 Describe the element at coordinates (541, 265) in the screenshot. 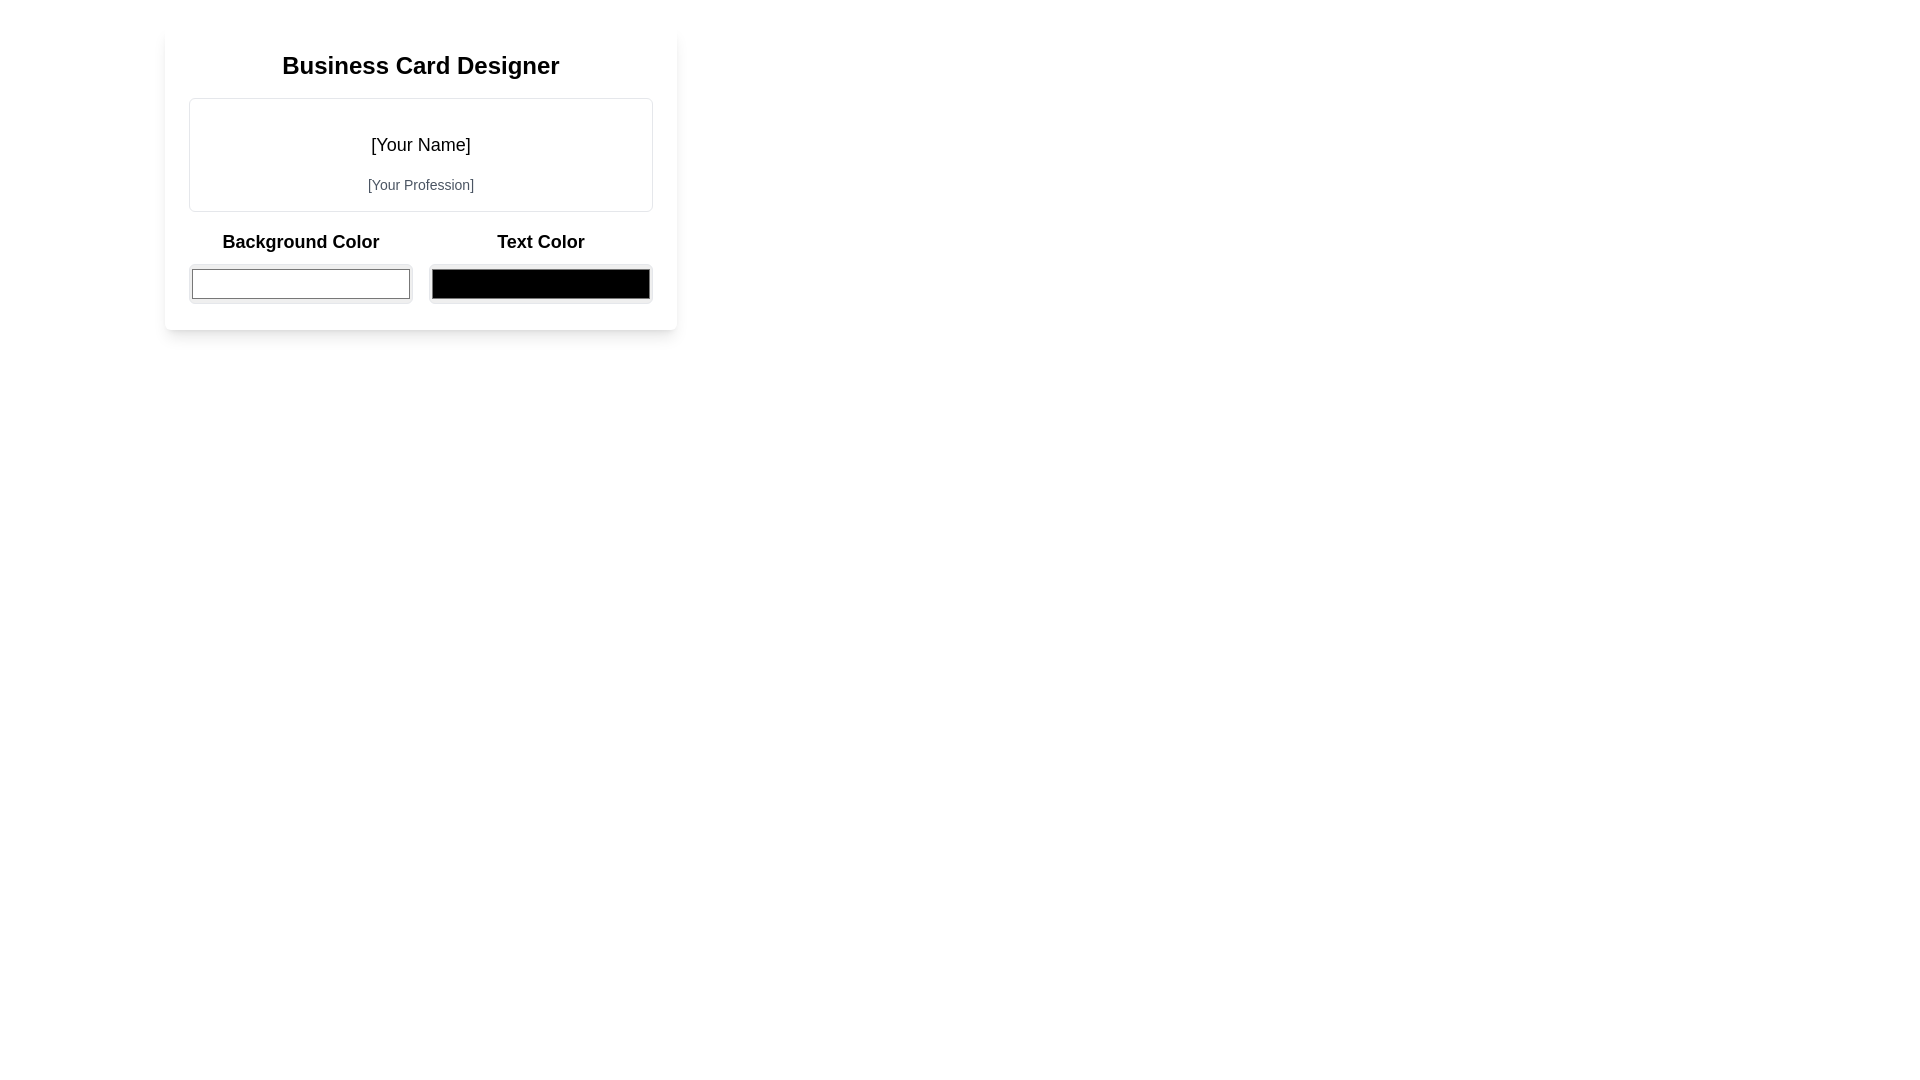

I see `the Color Display Area located in the top-right cell of the grid beneath the 'Text Color' label` at that location.